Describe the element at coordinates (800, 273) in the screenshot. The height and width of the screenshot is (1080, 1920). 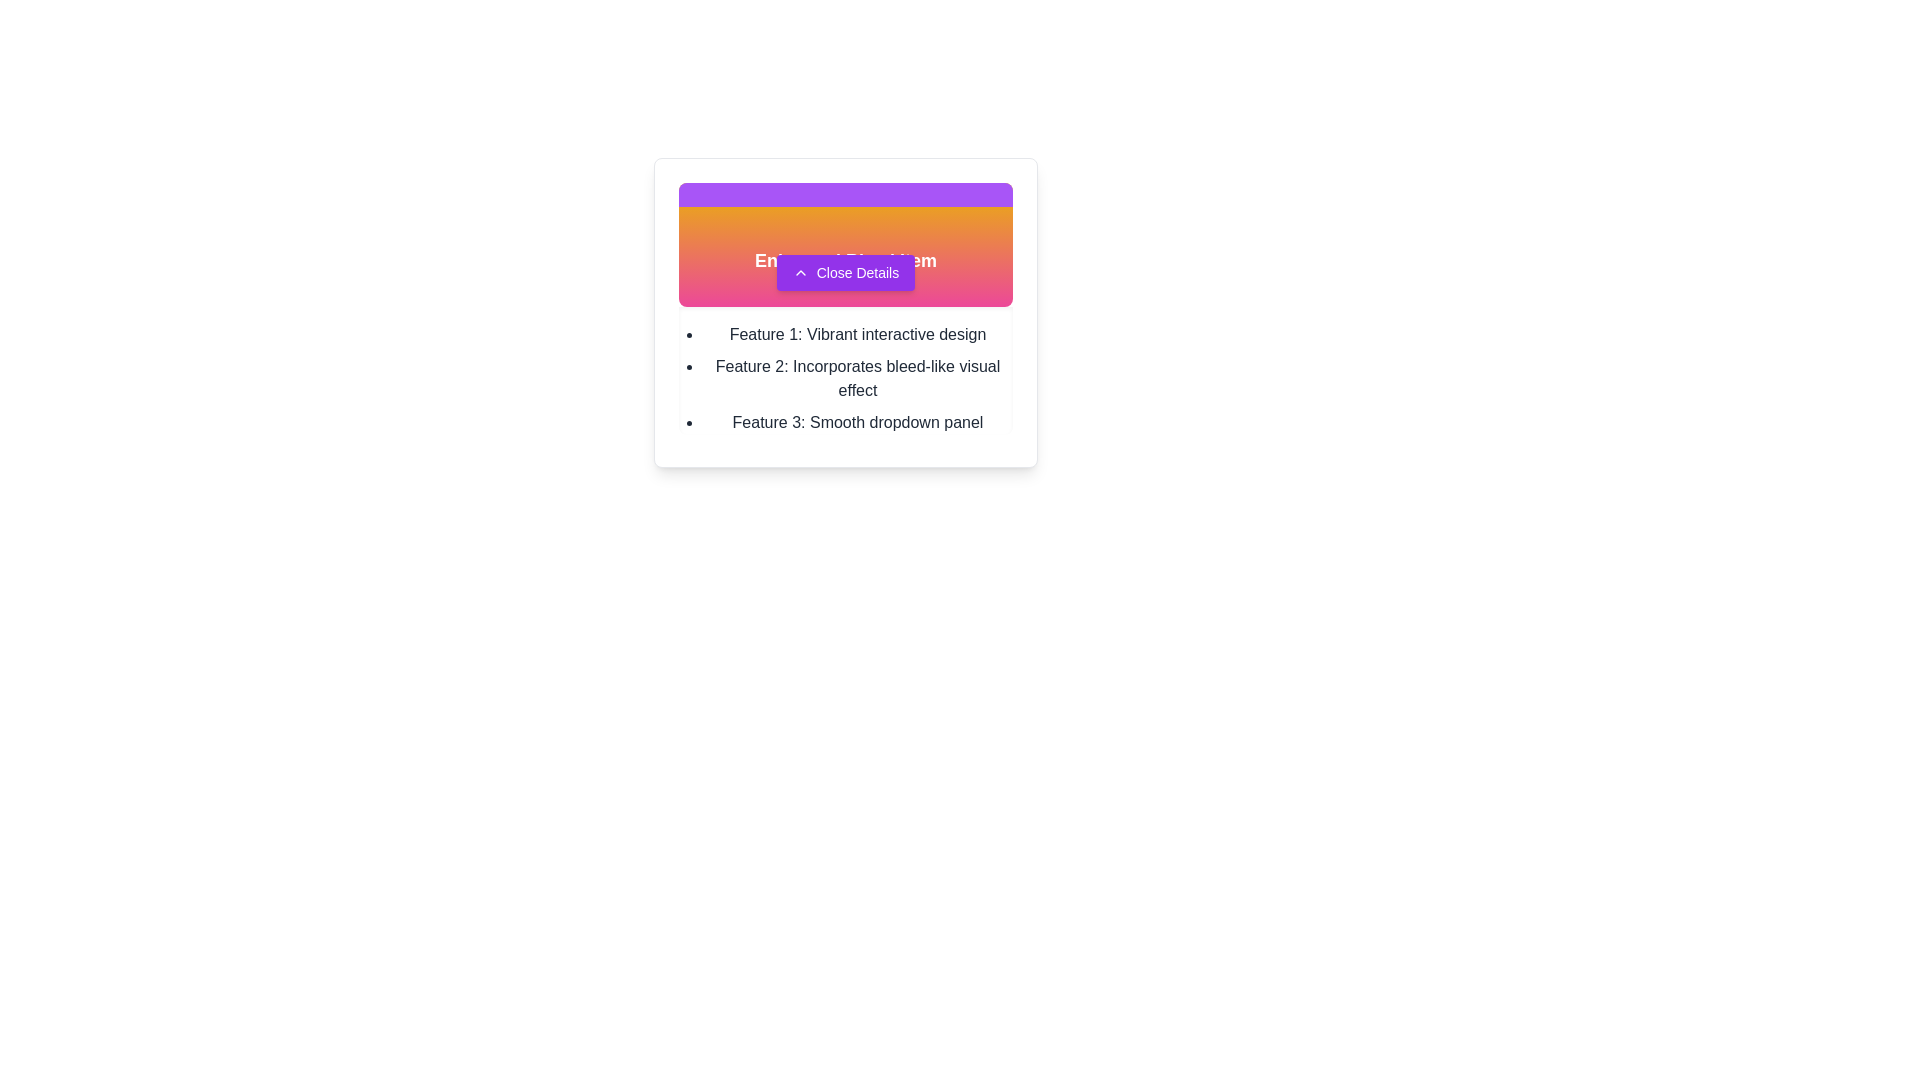
I see `the Chevron-Up icon, which is located on the left part of the 'Close Details' button, to signify an upward action for collapsing content` at that location.